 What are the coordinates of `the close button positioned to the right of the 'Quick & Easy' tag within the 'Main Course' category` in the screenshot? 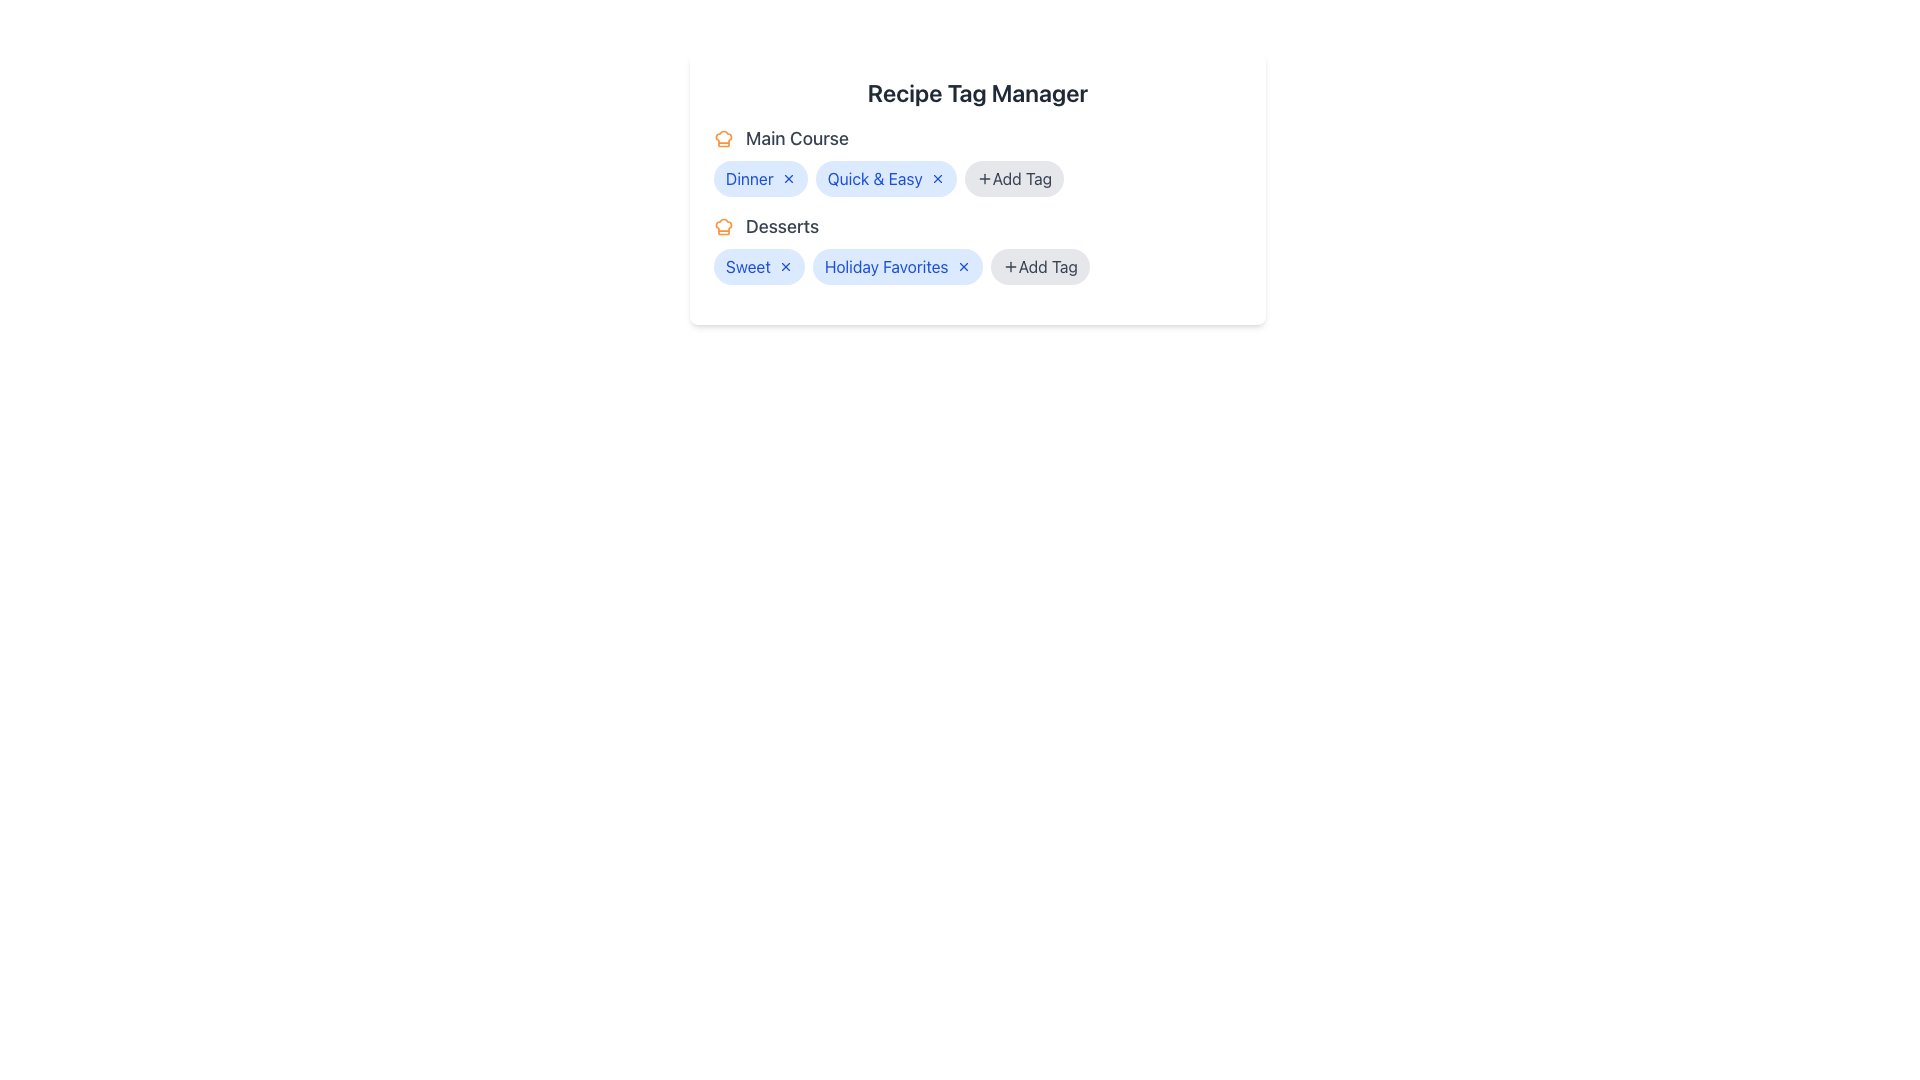 It's located at (936, 177).